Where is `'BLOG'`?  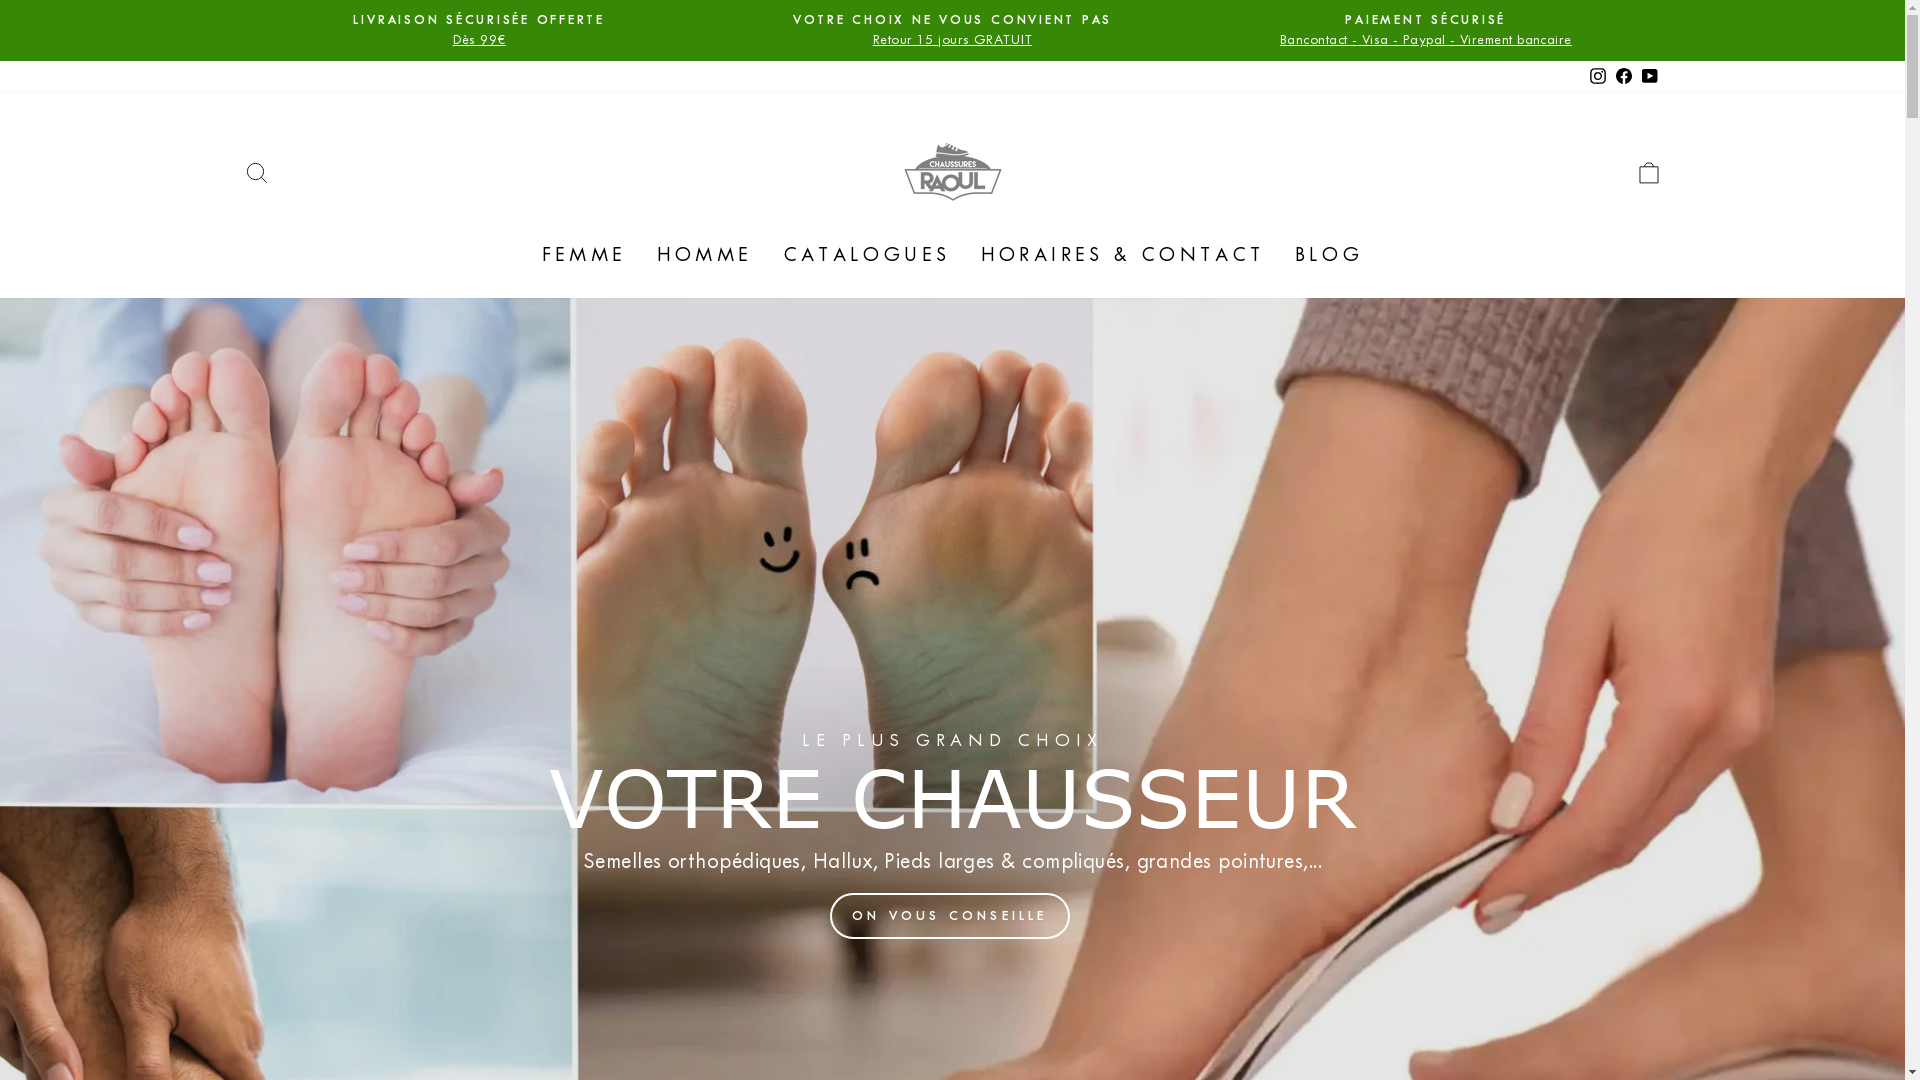
'BLOG' is located at coordinates (1280, 253).